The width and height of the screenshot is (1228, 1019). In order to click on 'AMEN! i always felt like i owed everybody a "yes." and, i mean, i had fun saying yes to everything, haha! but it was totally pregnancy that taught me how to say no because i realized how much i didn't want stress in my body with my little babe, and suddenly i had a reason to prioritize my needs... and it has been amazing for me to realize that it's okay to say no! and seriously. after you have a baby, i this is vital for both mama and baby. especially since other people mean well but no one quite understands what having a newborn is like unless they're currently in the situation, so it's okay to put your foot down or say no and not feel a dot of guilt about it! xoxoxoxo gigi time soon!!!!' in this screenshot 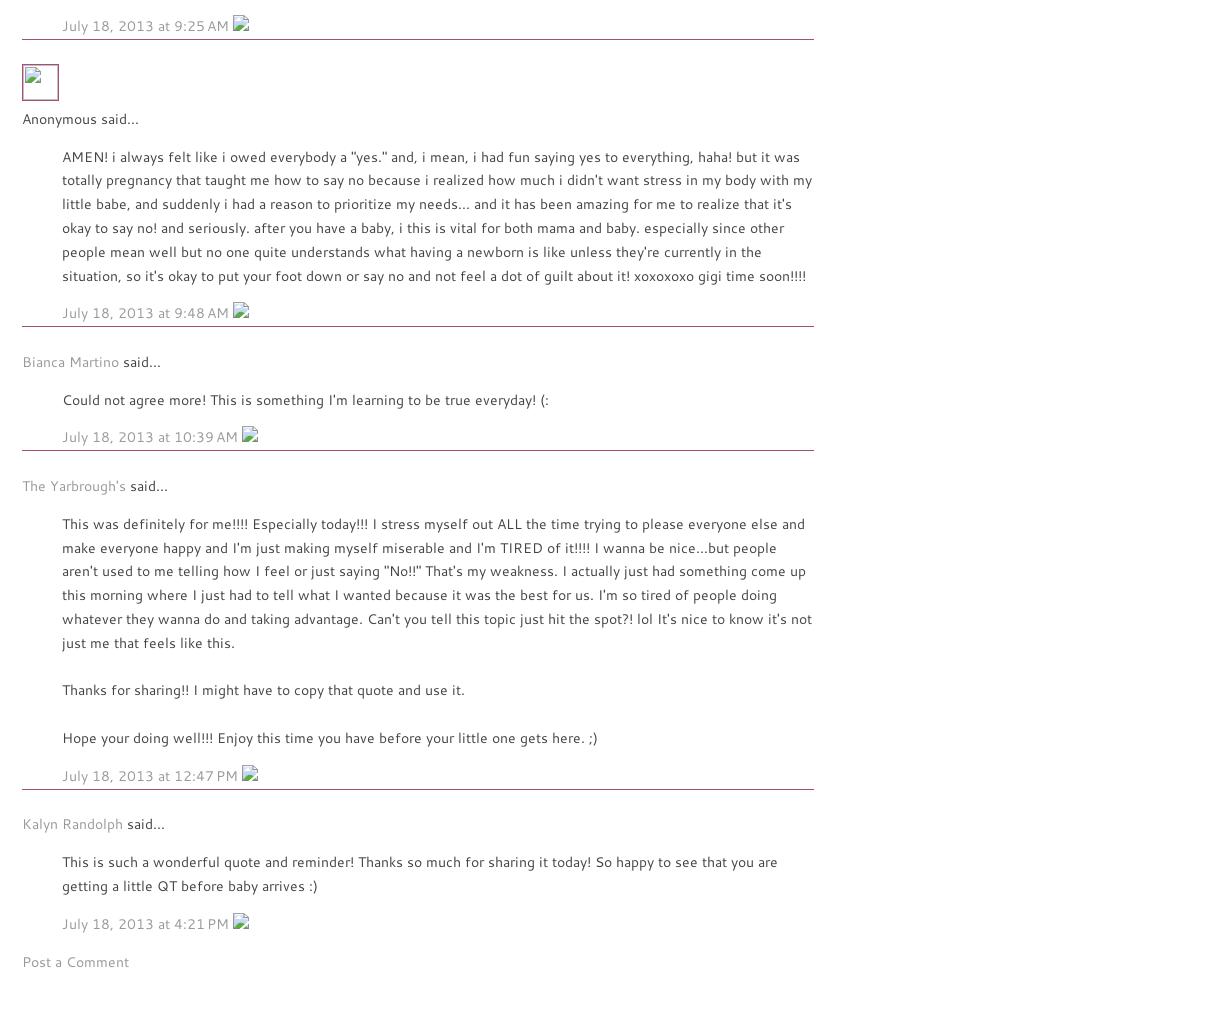, I will do `click(437, 214)`.